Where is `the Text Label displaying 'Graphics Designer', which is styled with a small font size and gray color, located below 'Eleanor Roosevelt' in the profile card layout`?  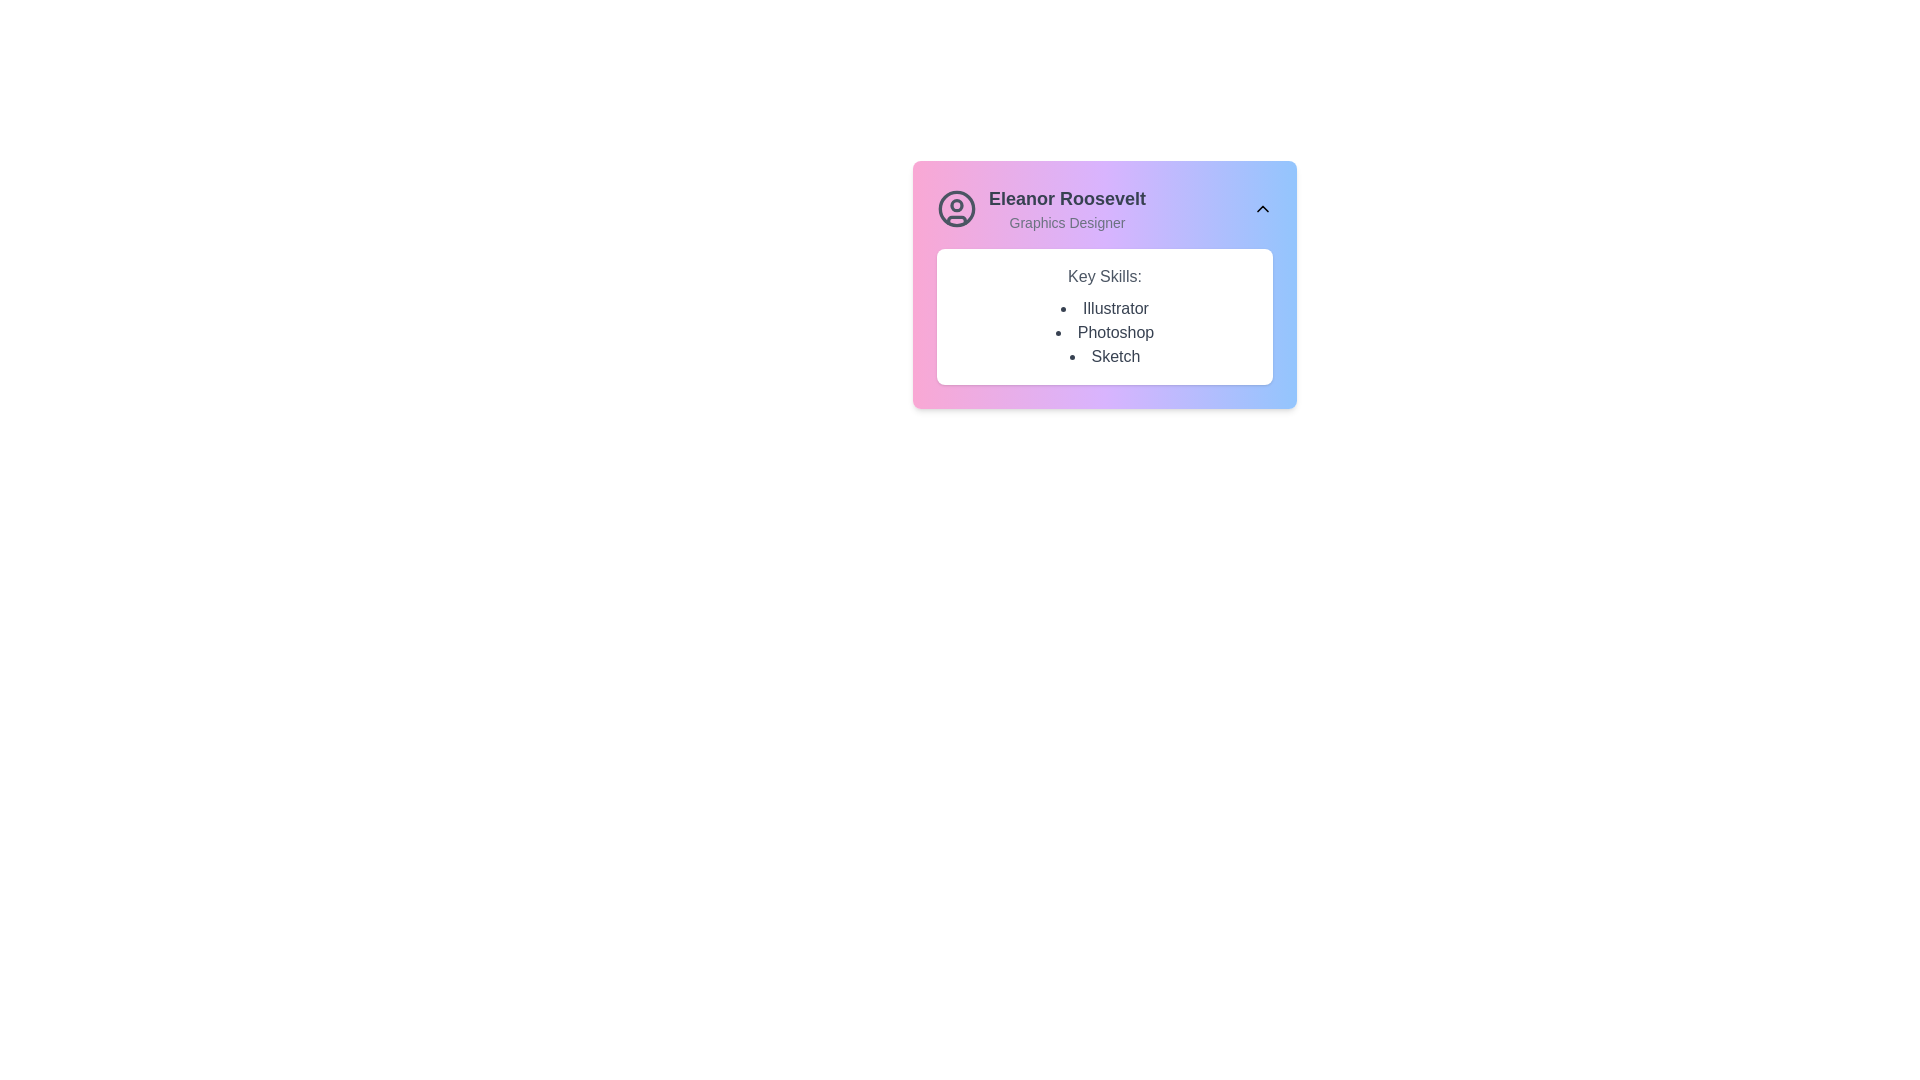
the Text Label displaying 'Graphics Designer', which is styled with a small font size and gray color, located below 'Eleanor Roosevelt' in the profile card layout is located at coordinates (1066, 223).